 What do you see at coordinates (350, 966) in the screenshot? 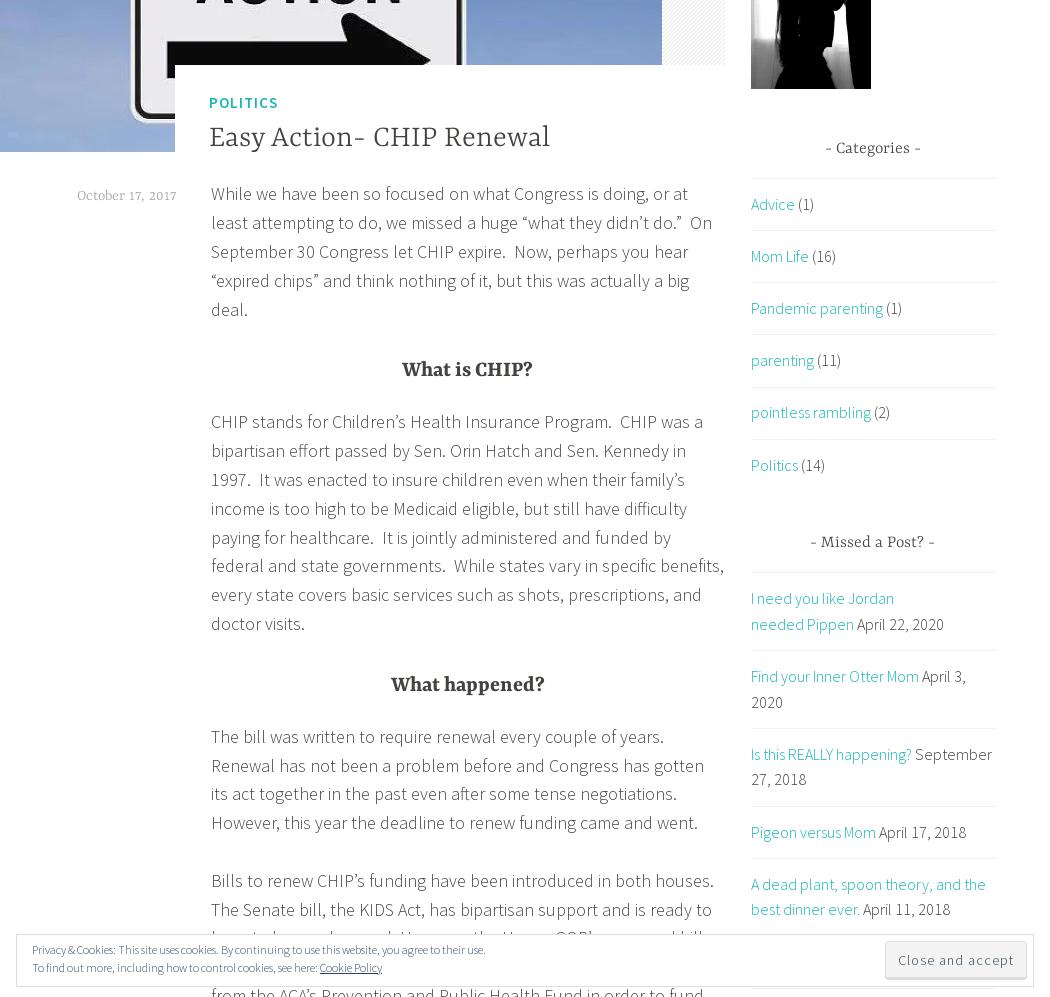
I see `'Cookie Policy'` at bounding box center [350, 966].